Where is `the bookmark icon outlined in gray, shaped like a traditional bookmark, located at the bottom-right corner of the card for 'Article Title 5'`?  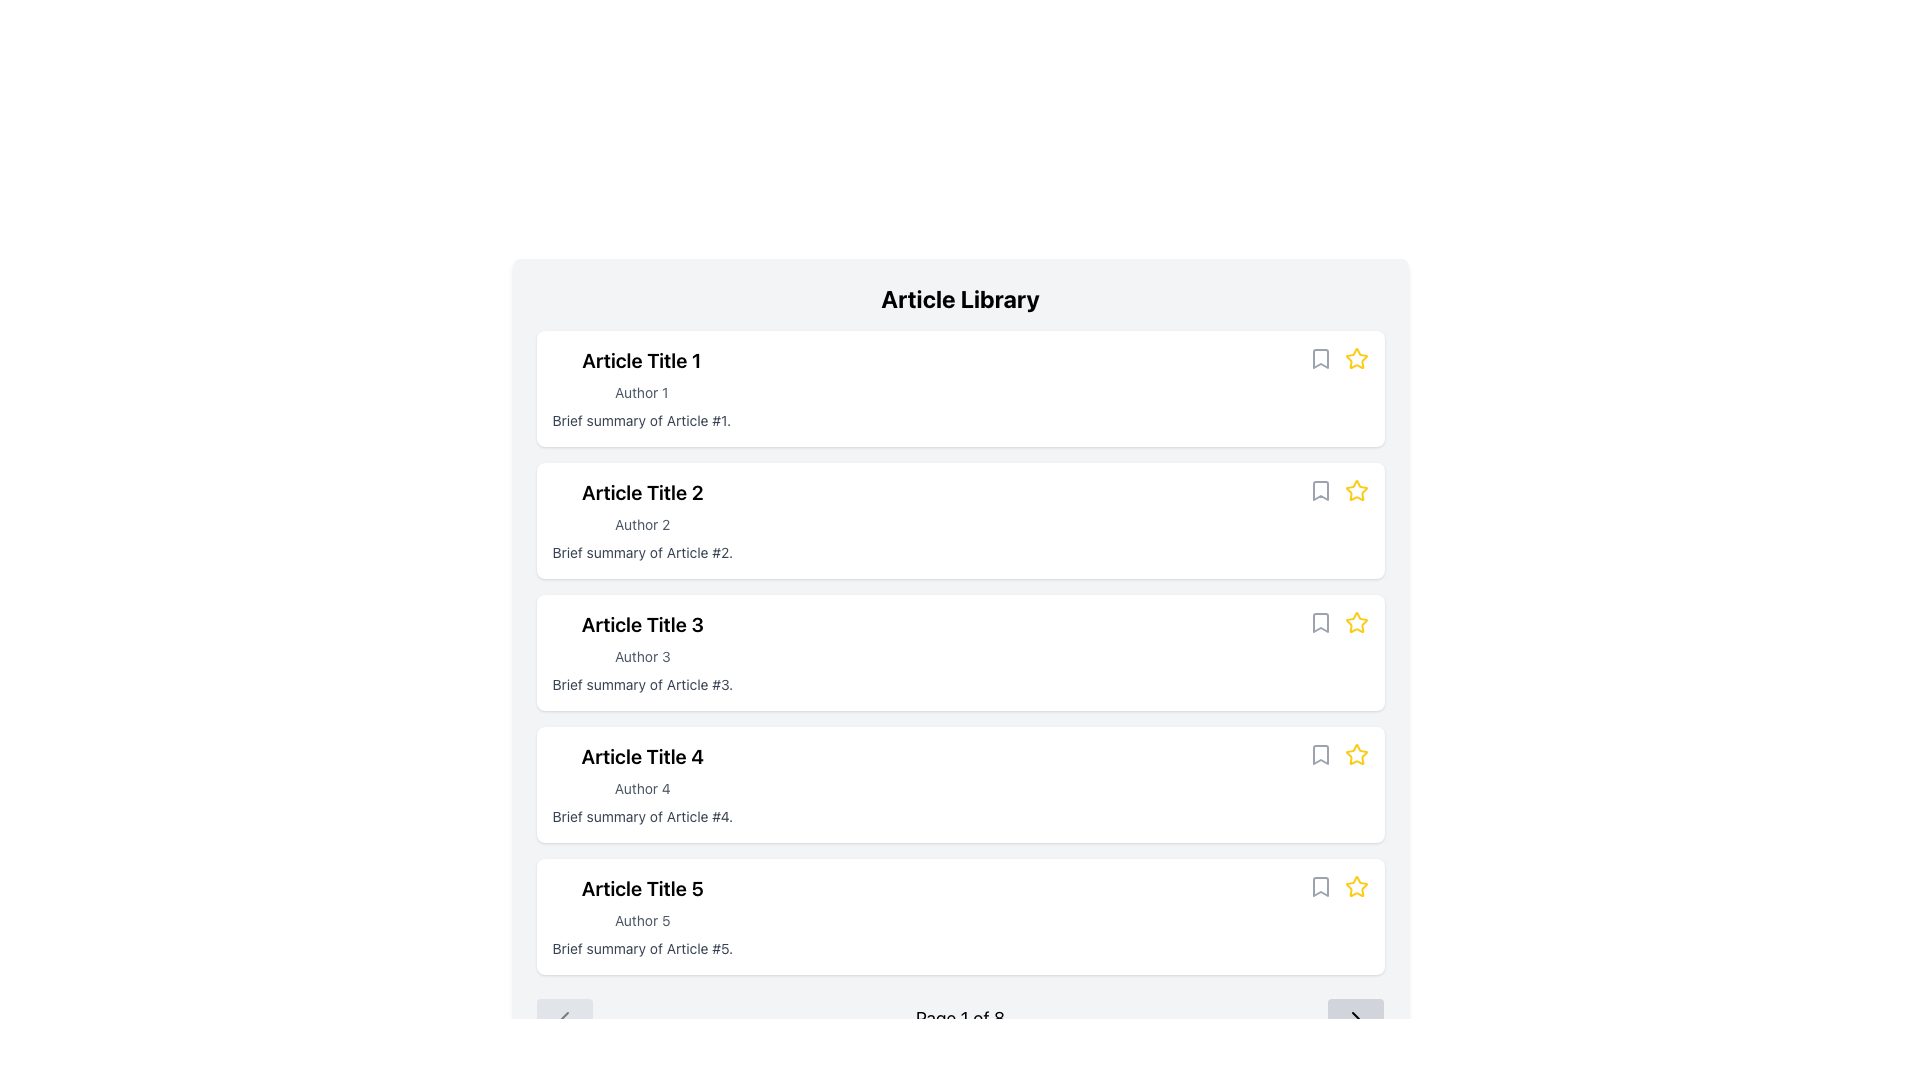 the bookmark icon outlined in gray, shaped like a traditional bookmark, located at the bottom-right corner of the card for 'Article Title 5' is located at coordinates (1320, 886).